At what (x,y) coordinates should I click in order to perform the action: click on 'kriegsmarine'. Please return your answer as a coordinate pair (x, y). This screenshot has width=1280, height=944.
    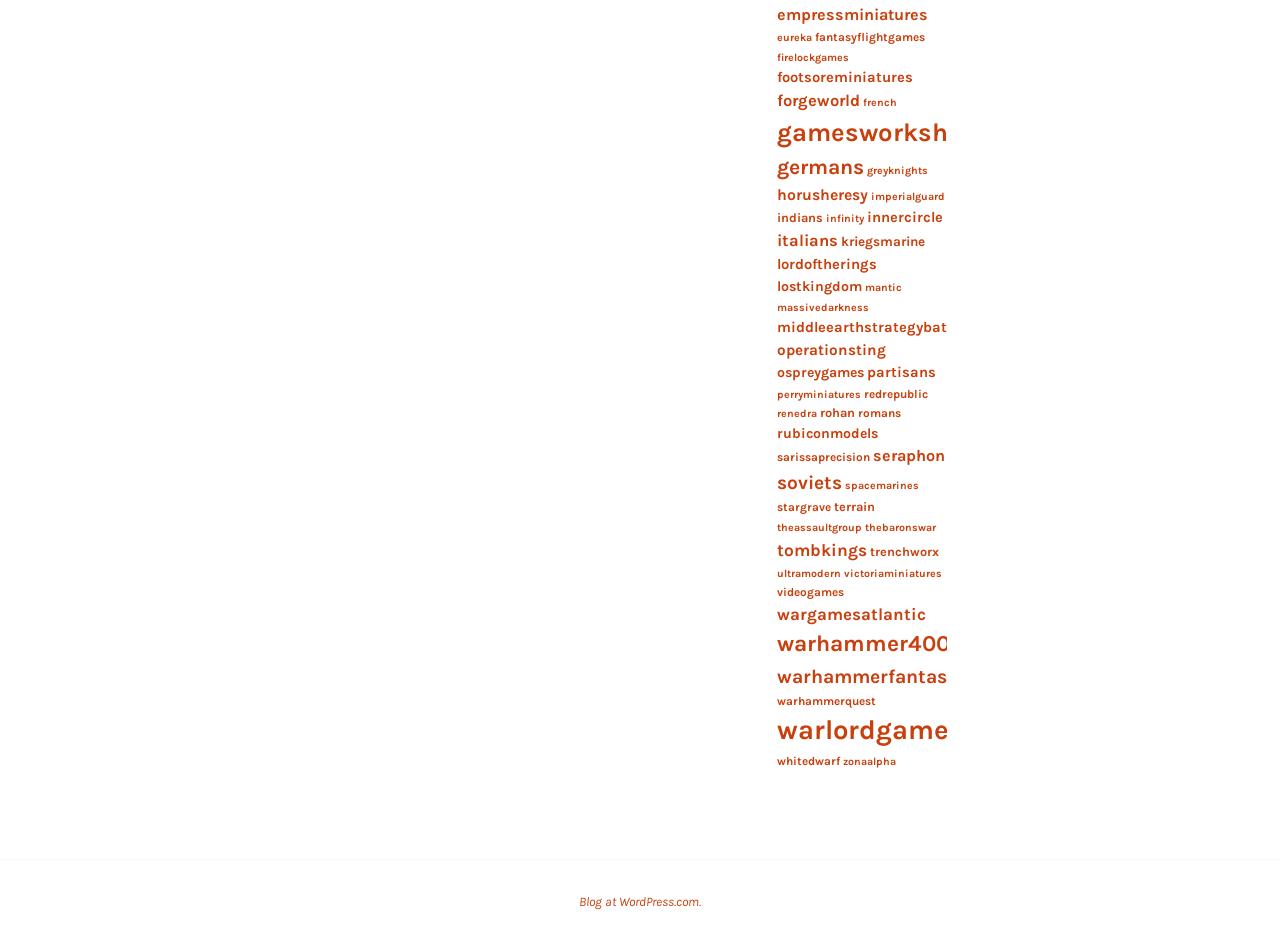
    Looking at the image, I should click on (839, 241).